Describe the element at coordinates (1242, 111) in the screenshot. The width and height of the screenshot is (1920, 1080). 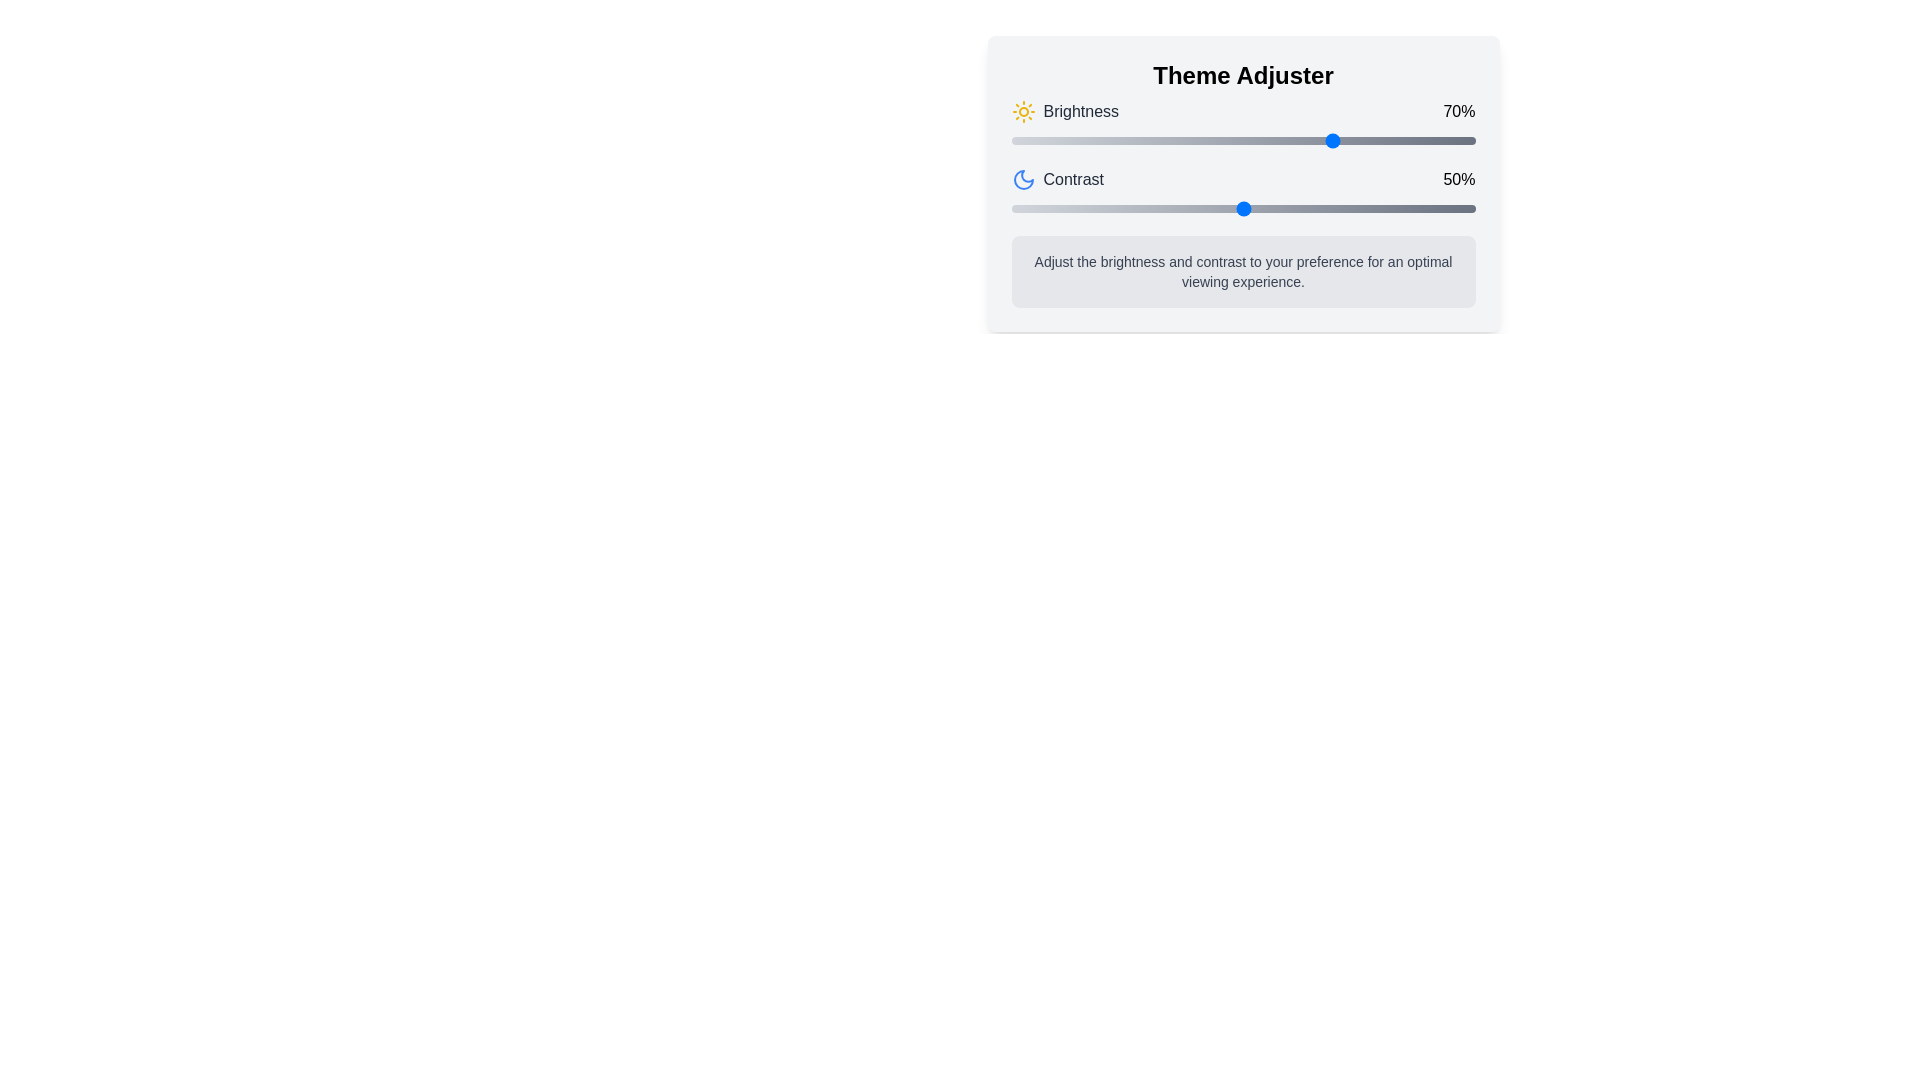
I see `the Static information display showing the brightness level percentage '70%' located at the top of the 'Theme Adjuster' panel, which is the first row of controls above the 'Contrast' controls` at that location.